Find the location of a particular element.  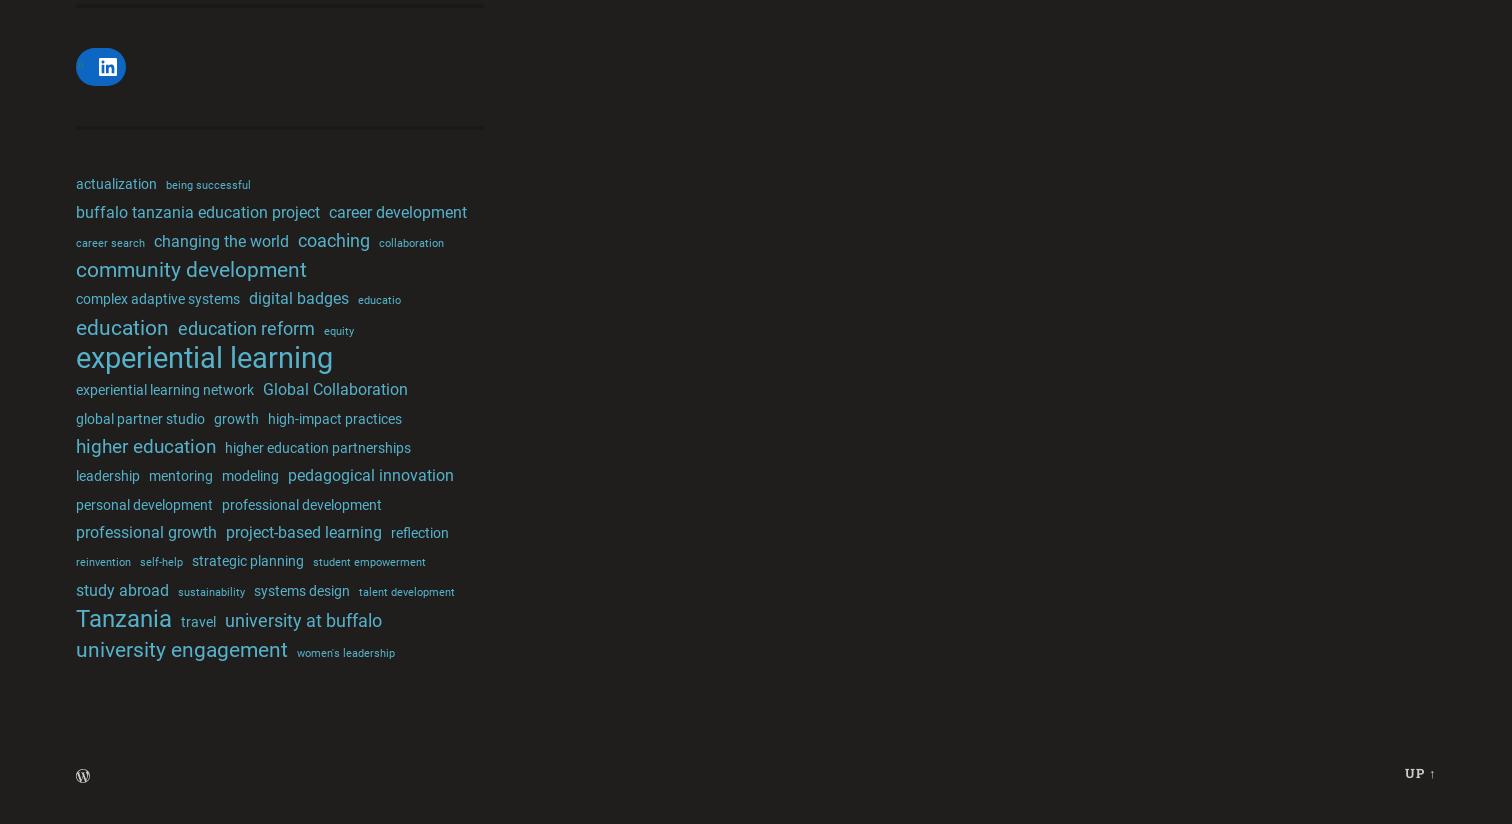

'systems design' is located at coordinates (301, 589).